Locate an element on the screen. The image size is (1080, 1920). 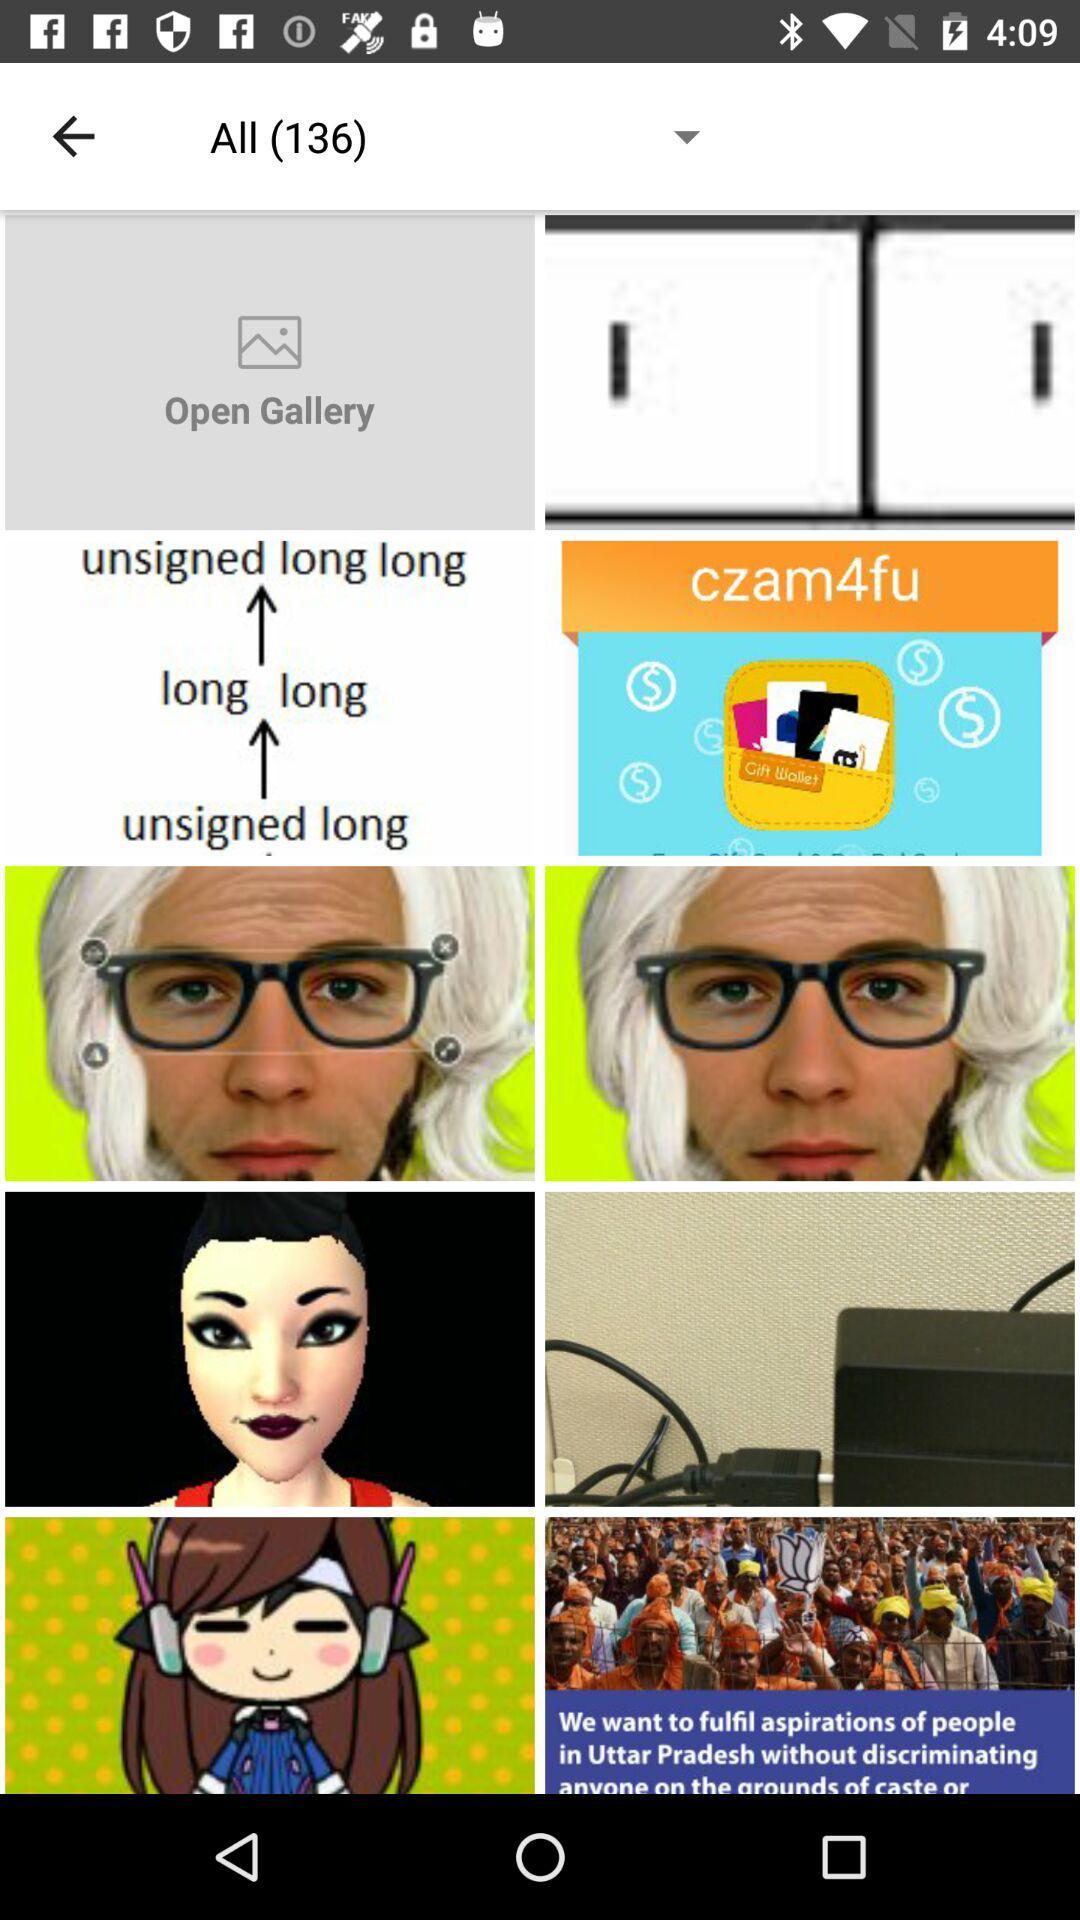
crzm4fu option is located at coordinates (810, 698).